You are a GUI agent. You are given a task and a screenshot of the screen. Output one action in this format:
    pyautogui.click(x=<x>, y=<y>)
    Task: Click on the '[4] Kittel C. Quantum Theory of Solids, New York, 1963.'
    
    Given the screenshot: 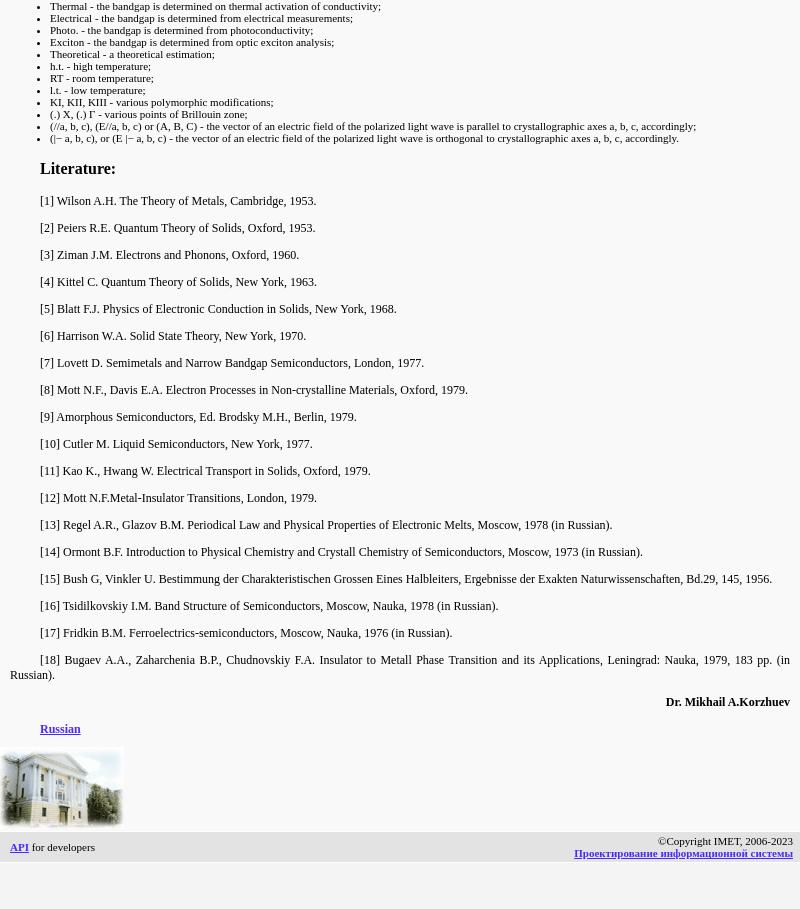 What is the action you would take?
    pyautogui.click(x=177, y=280)
    